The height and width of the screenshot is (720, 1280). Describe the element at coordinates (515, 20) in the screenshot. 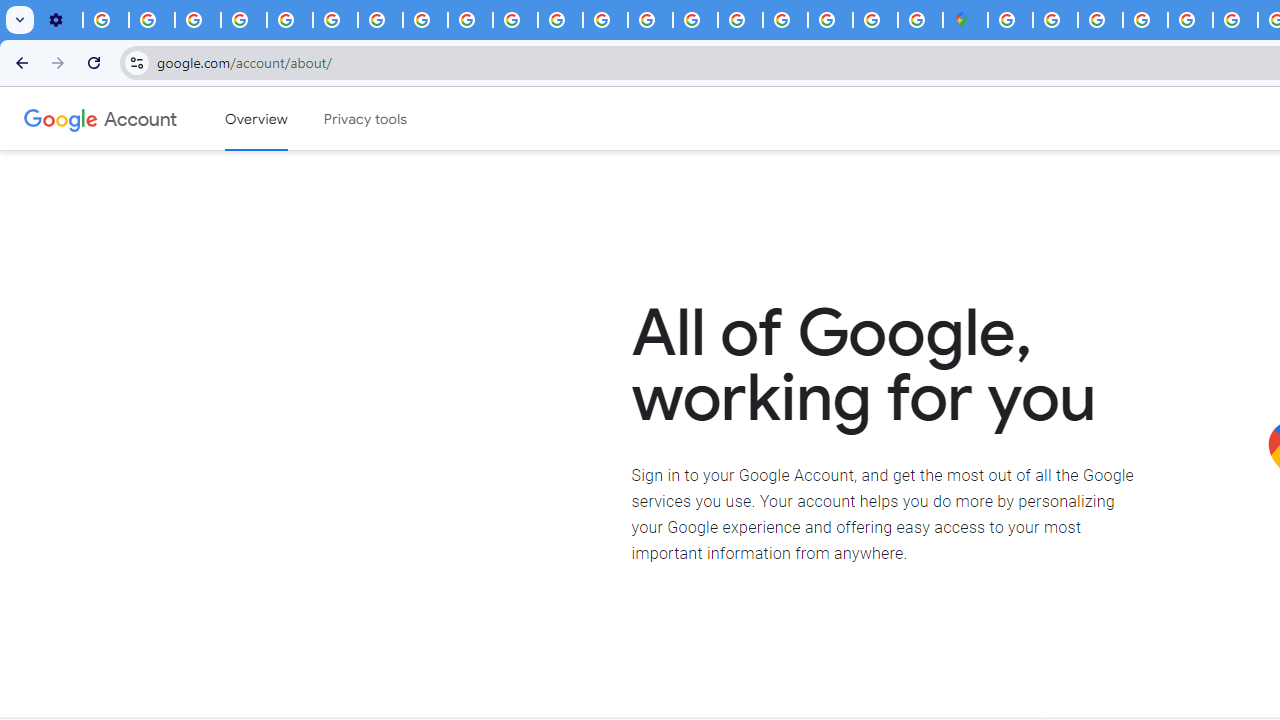

I see `'Privacy Checkup'` at that location.